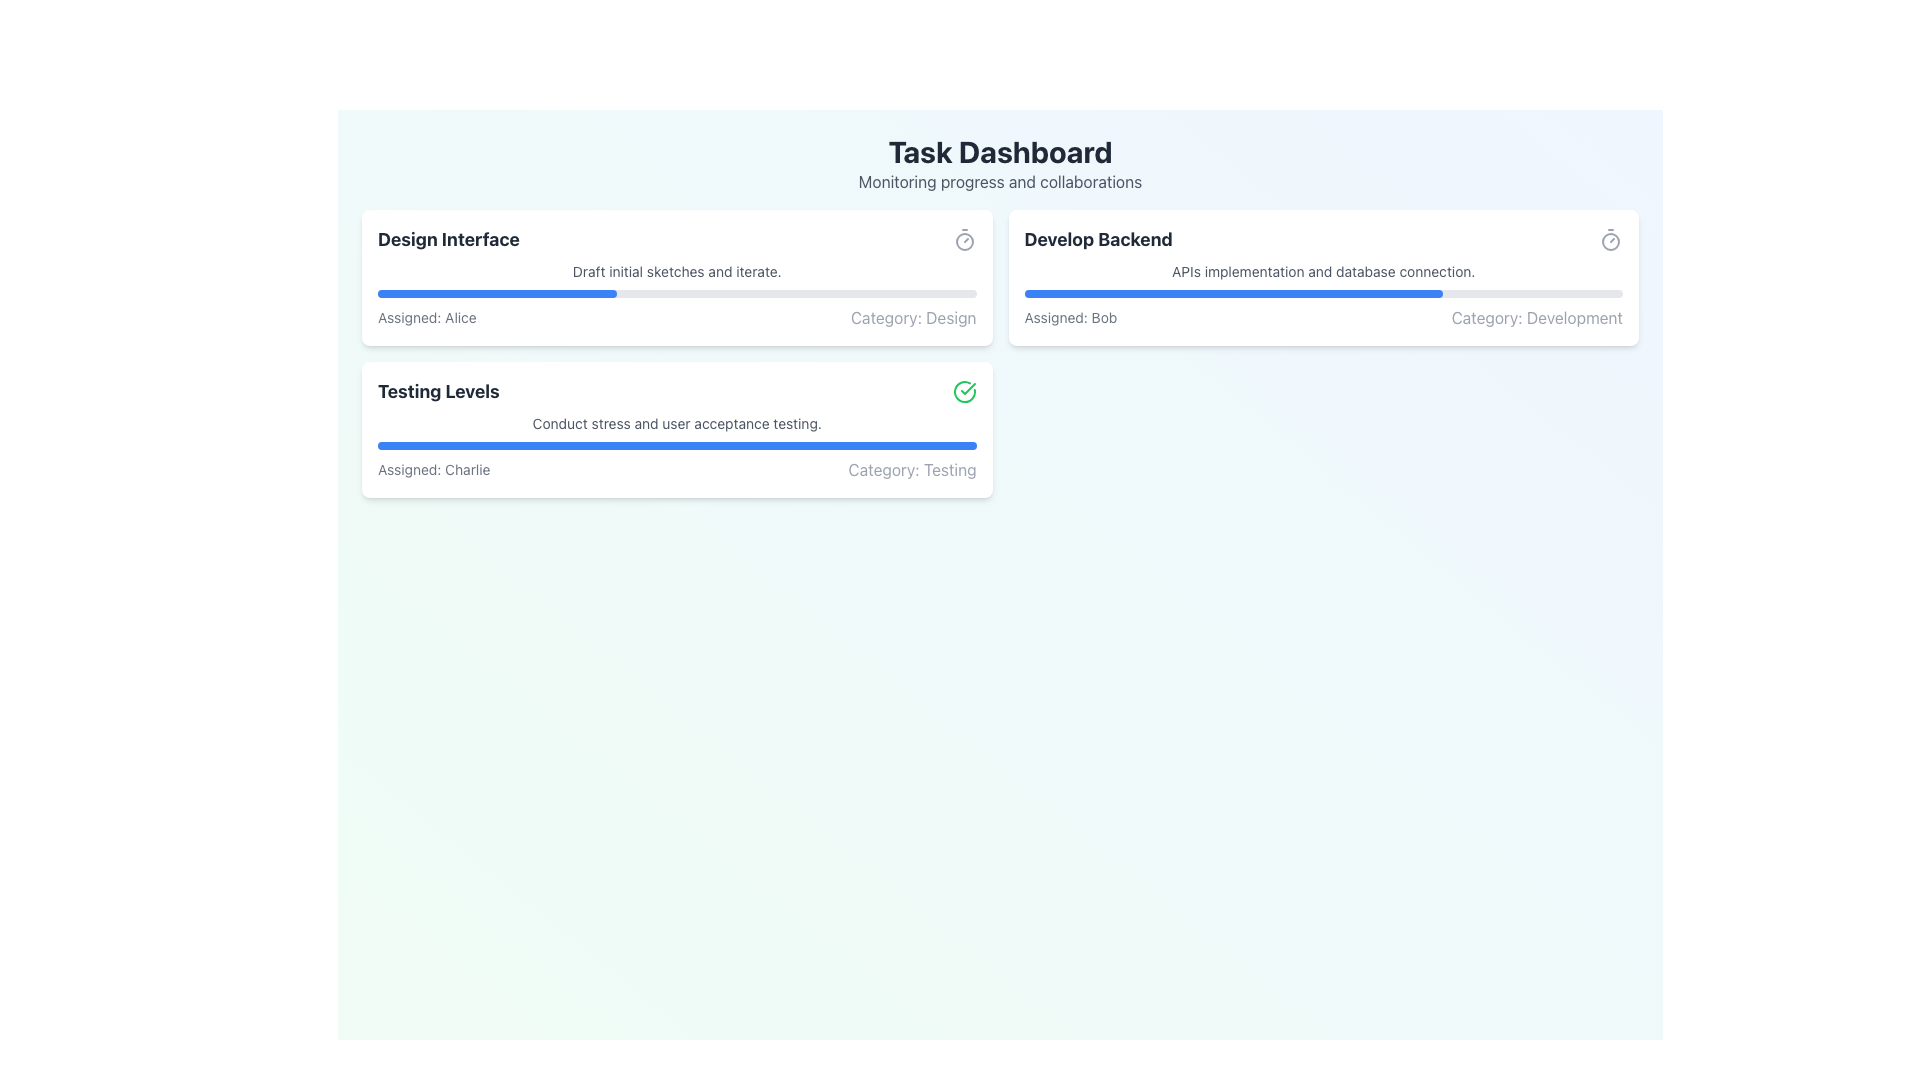 The height and width of the screenshot is (1080, 1920). Describe the element at coordinates (1069, 316) in the screenshot. I see `the text label indicating the name of the person assigned to the 'Develop Backend' task in the task dashboard, located below the progress bar and to the left of the 'Category: Development' label` at that location.